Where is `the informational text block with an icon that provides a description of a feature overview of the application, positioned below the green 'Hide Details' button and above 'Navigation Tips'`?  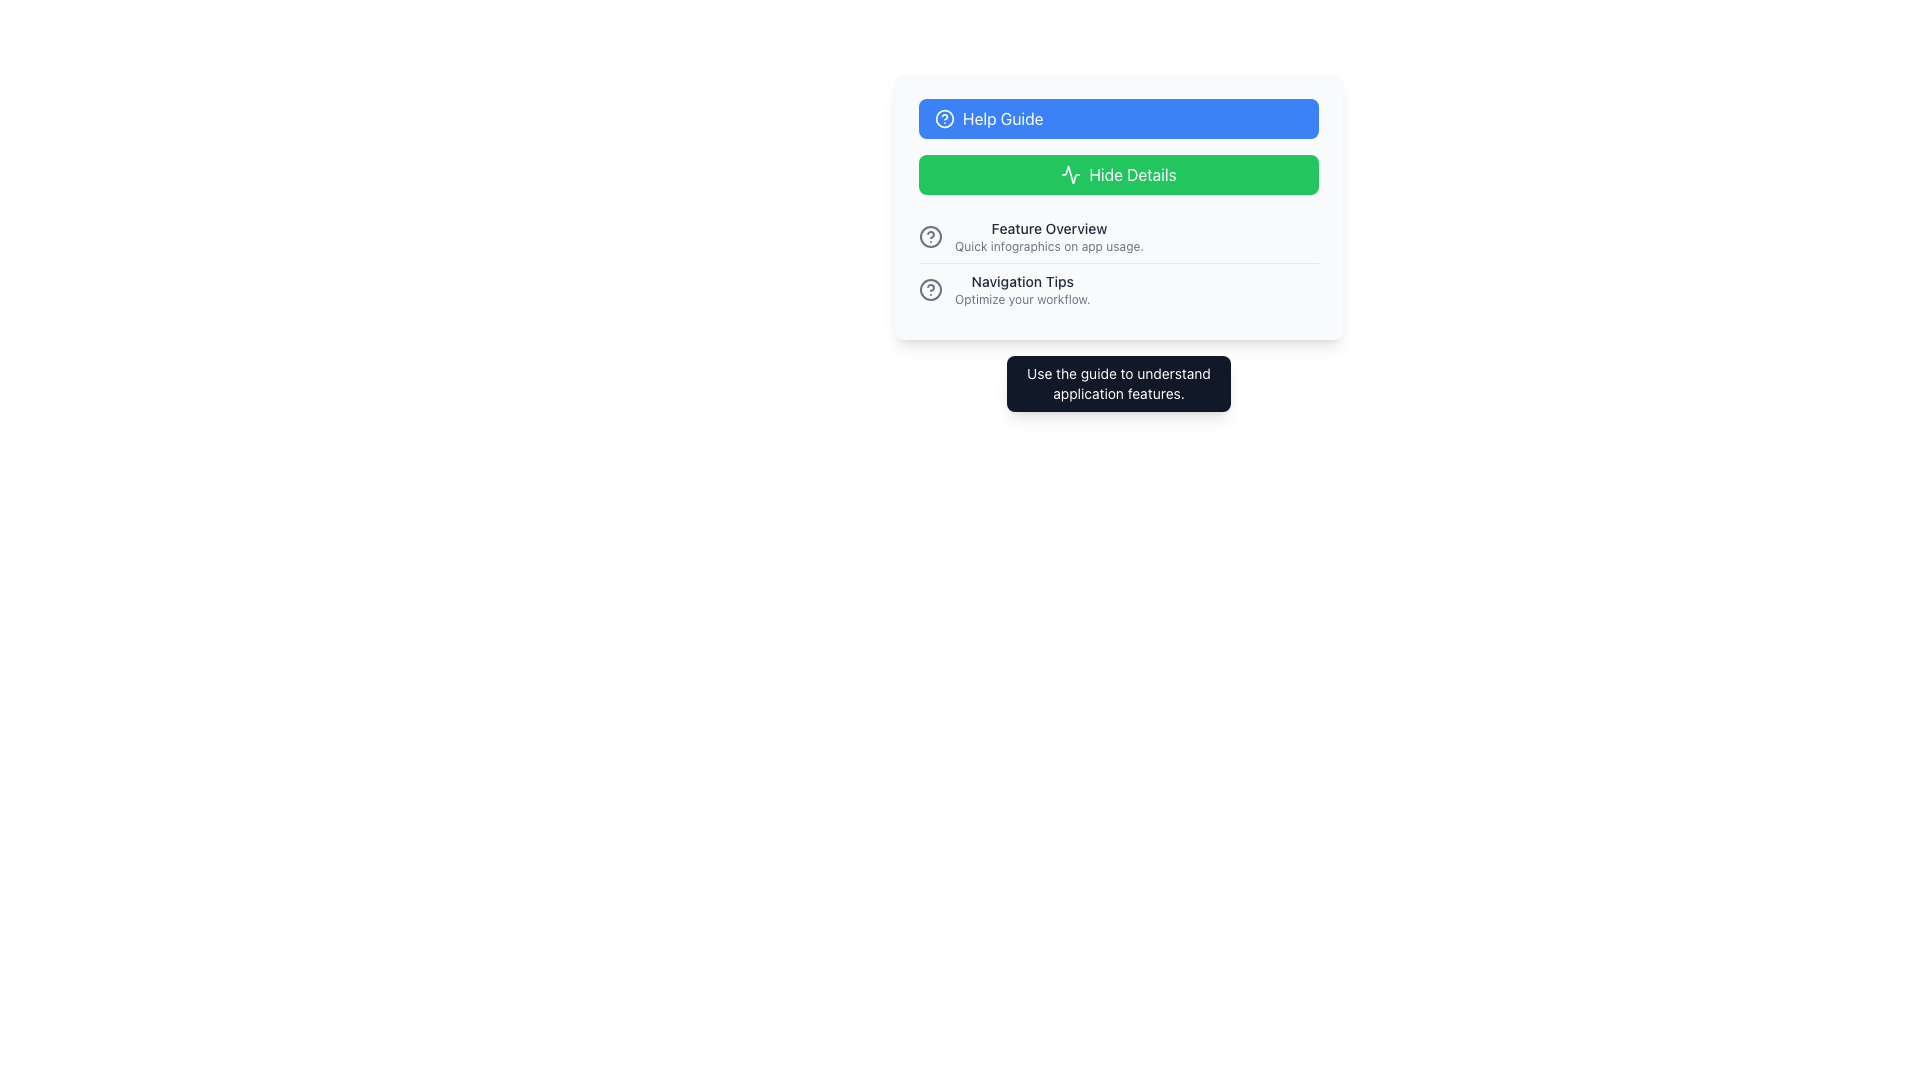
the informational text block with an icon that provides a description of a feature overview of the application, positioned below the green 'Hide Details' button and above 'Navigation Tips' is located at coordinates (1117, 235).